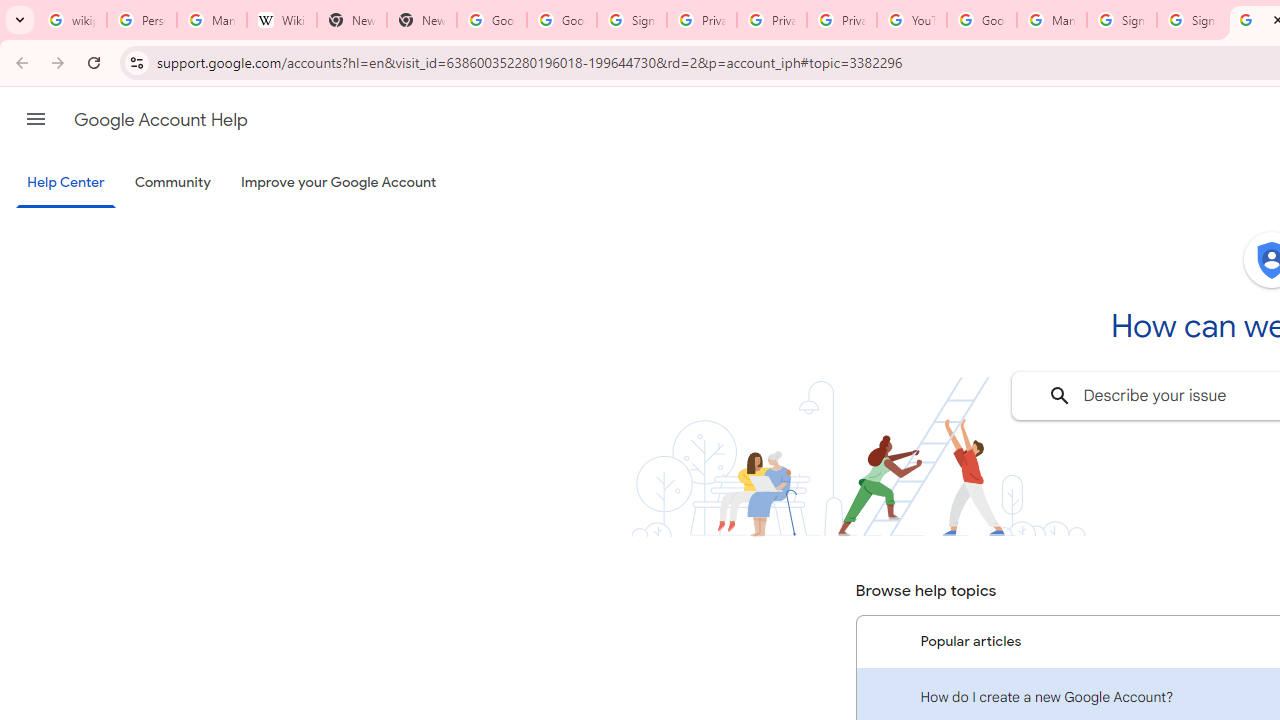 The width and height of the screenshot is (1280, 720). What do you see at coordinates (160, 119) in the screenshot?
I see `'Google Account Help'` at bounding box center [160, 119].